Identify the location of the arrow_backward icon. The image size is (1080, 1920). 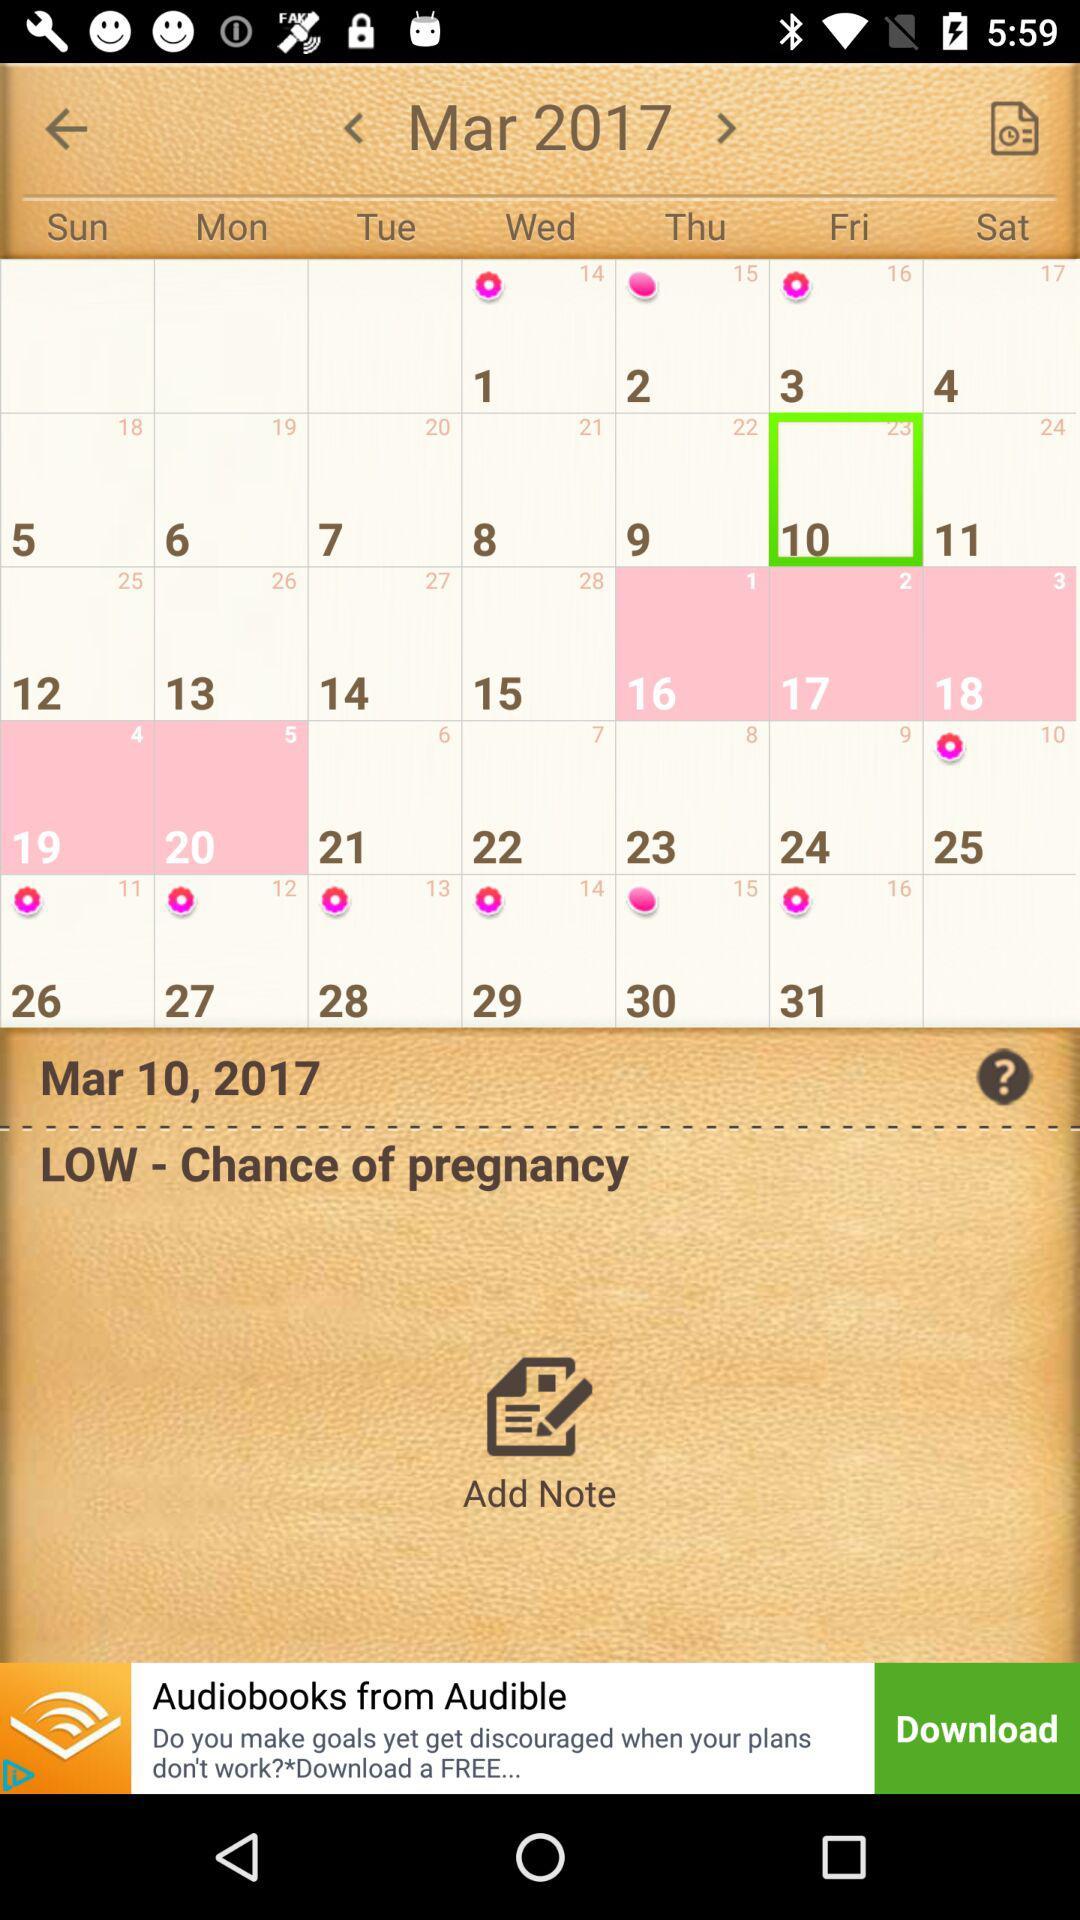
(64, 127).